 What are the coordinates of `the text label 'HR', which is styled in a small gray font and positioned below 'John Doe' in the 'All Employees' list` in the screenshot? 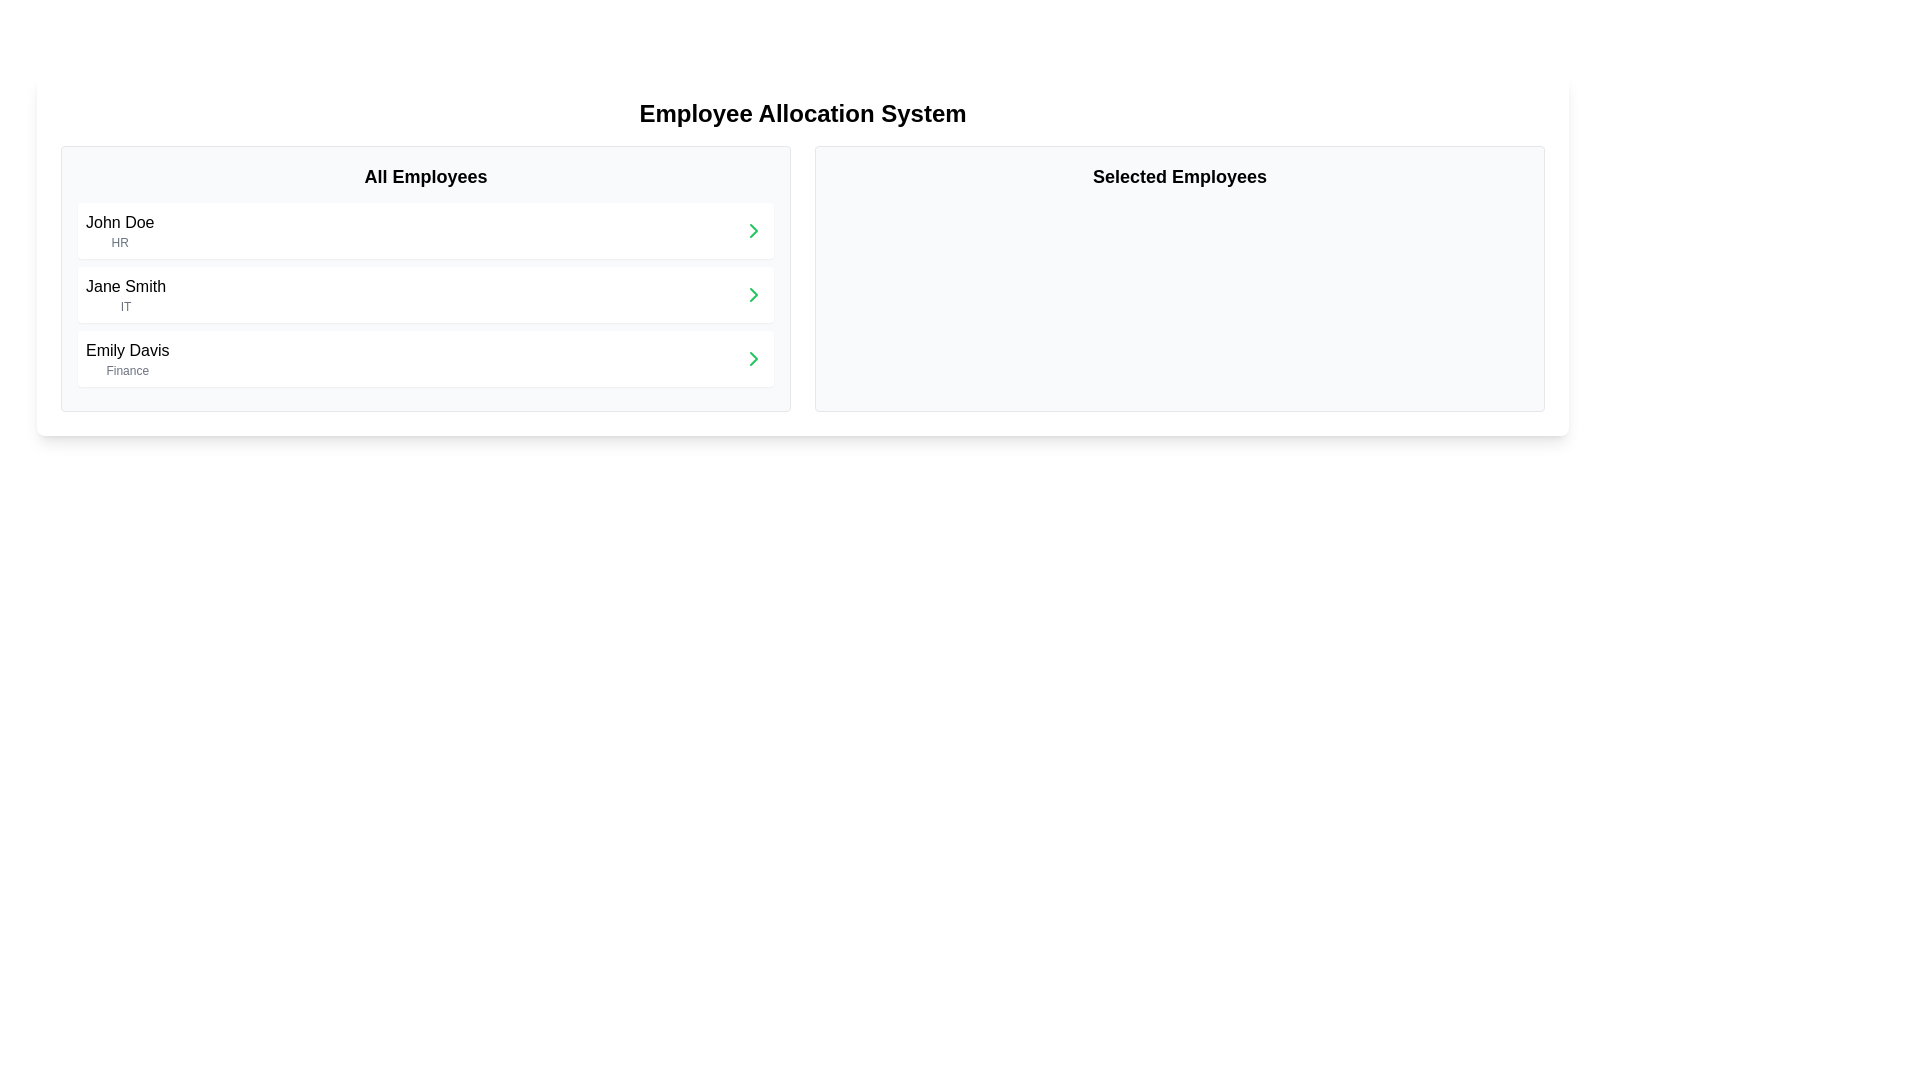 It's located at (119, 242).